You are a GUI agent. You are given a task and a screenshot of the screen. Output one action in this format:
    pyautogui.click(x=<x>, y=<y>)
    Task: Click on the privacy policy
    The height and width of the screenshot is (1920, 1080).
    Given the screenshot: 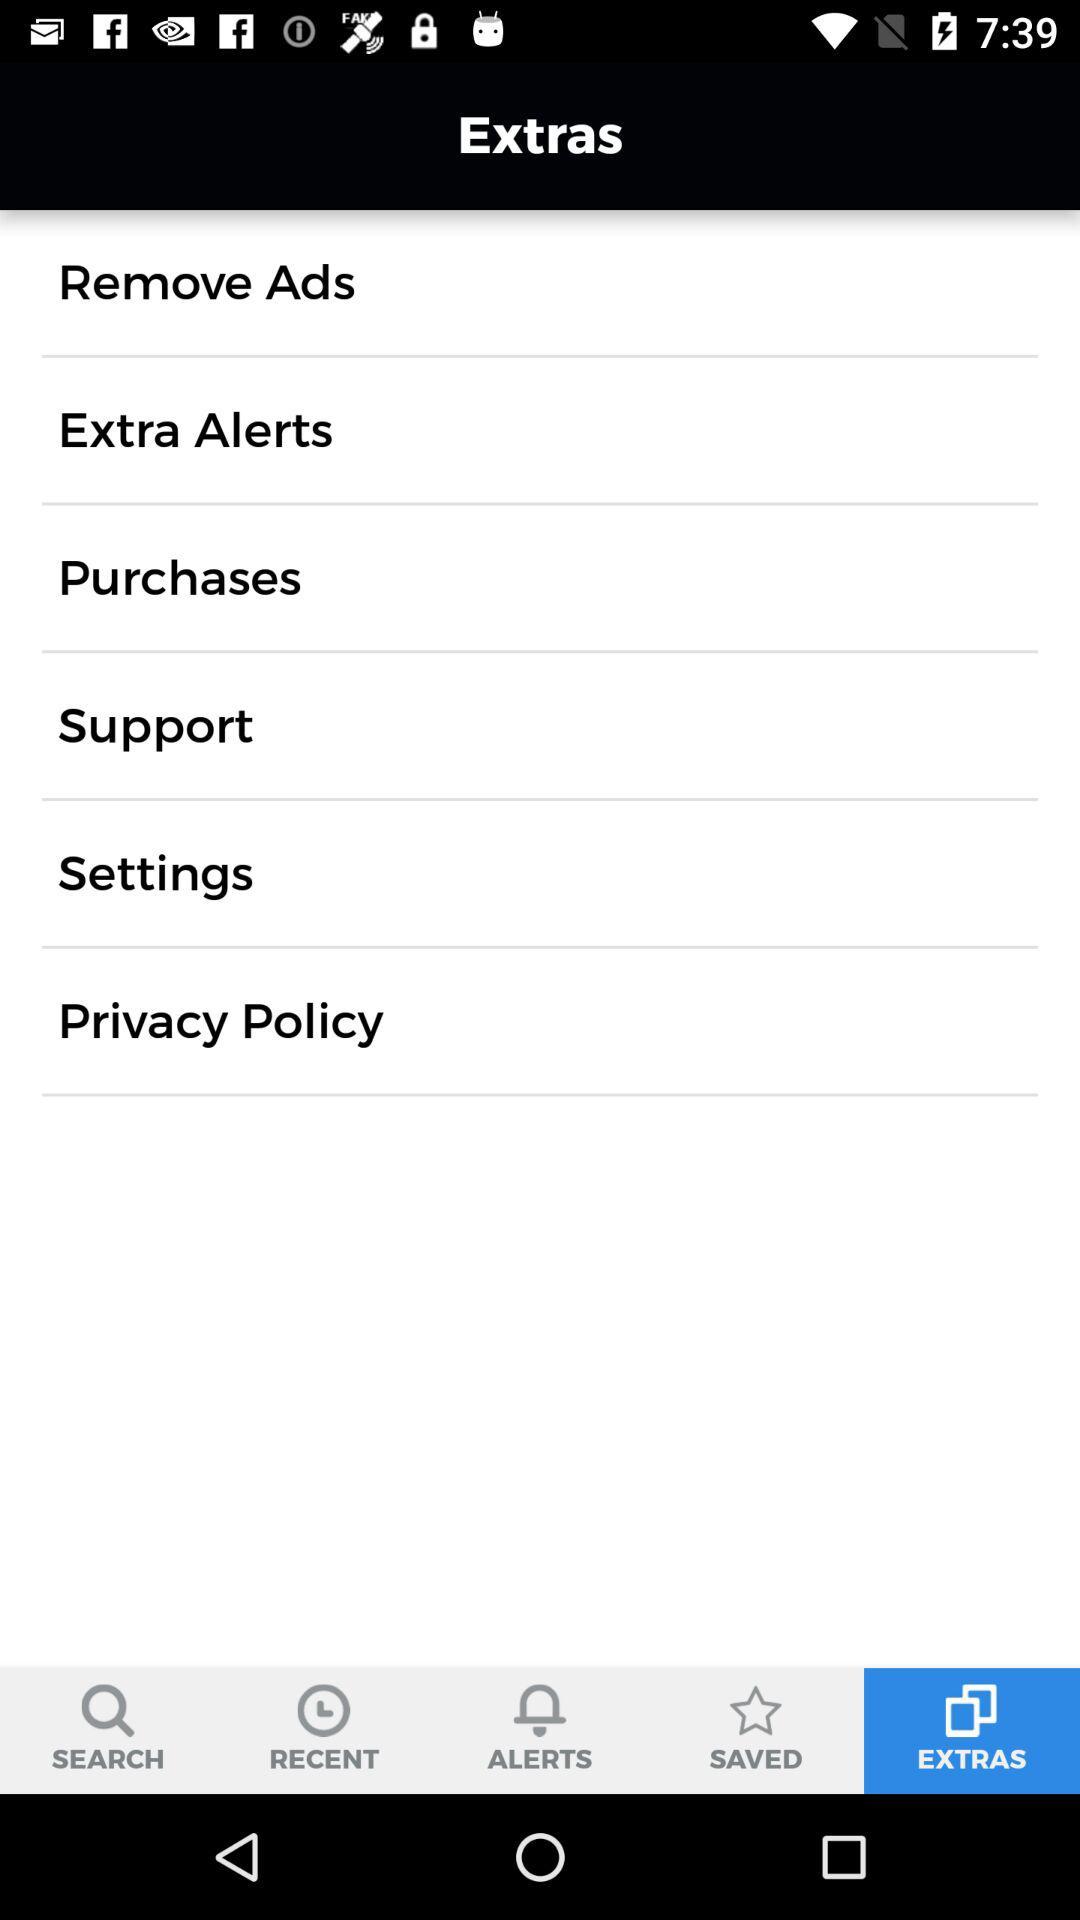 What is the action you would take?
    pyautogui.click(x=220, y=1021)
    